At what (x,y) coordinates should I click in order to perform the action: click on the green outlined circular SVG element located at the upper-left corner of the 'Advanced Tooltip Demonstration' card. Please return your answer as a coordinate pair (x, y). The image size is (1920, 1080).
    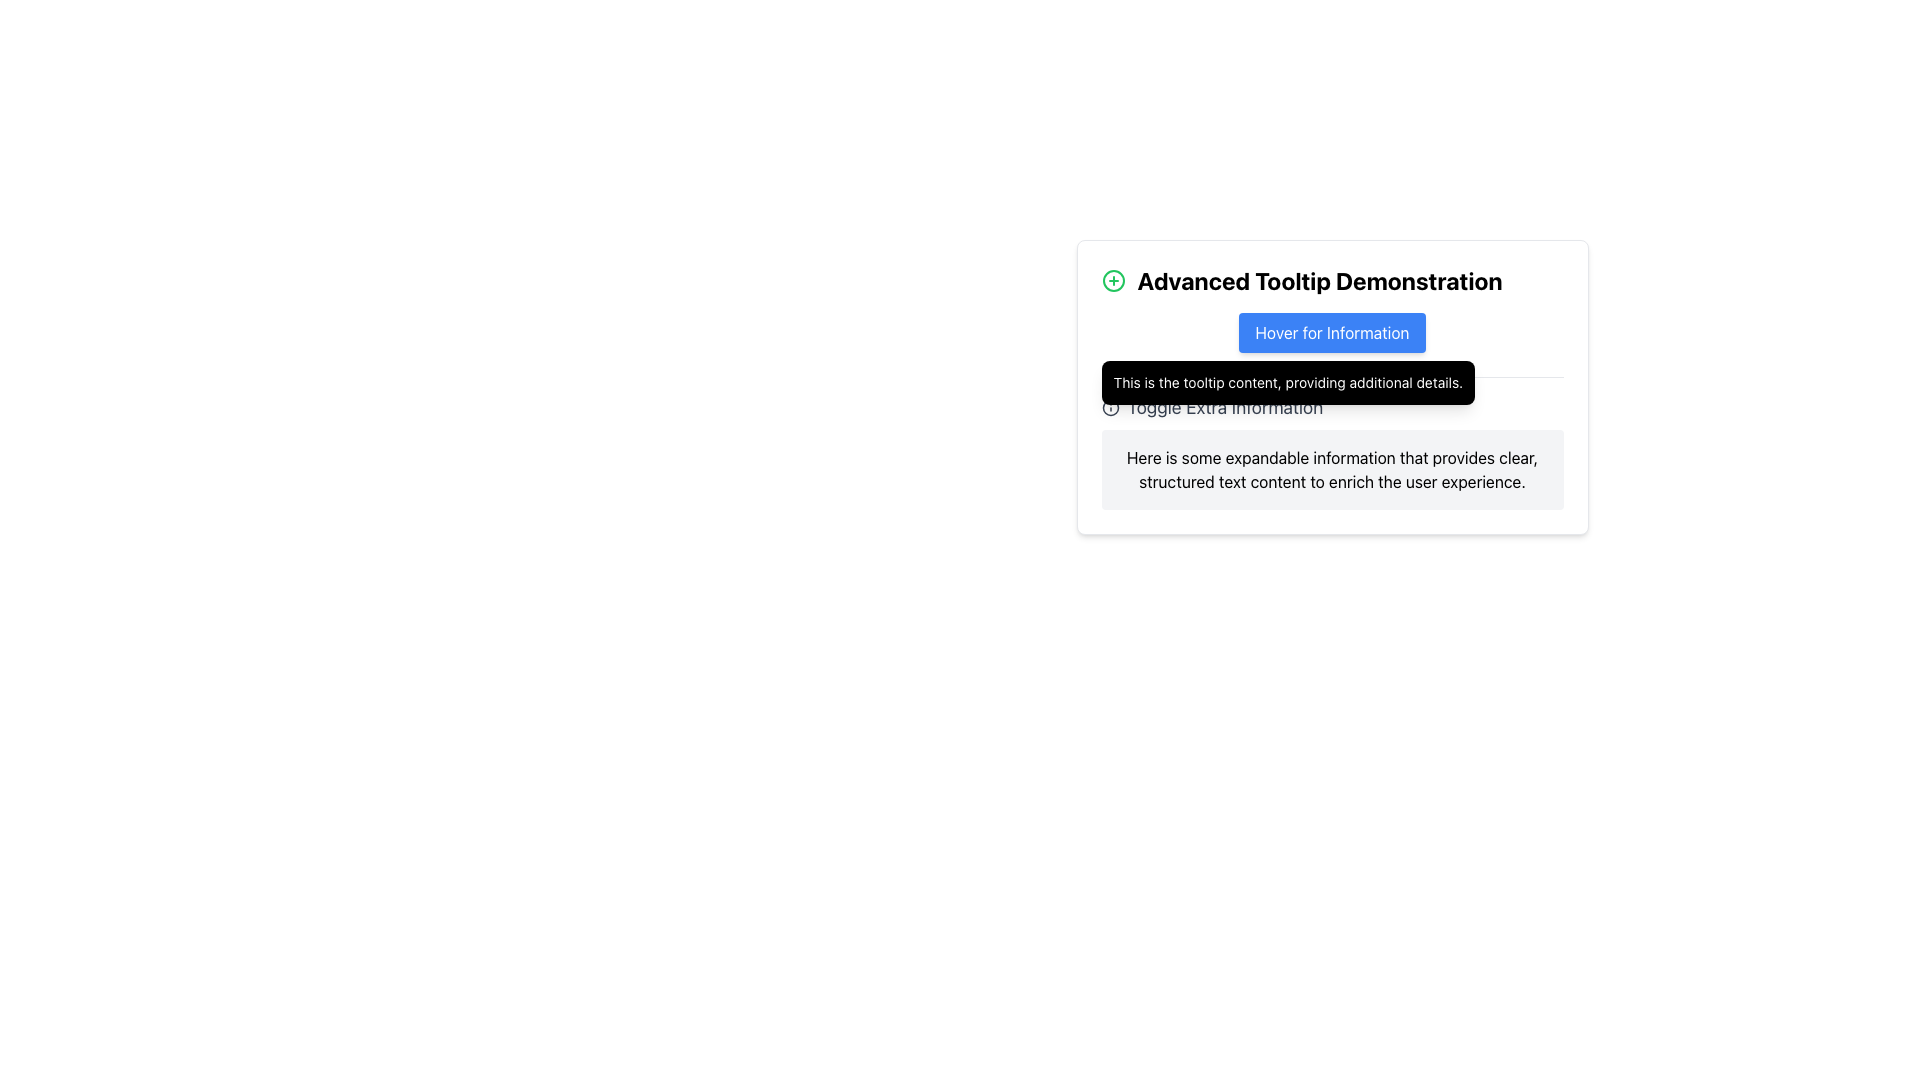
    Looking at the image, I should click on (1112, 281).